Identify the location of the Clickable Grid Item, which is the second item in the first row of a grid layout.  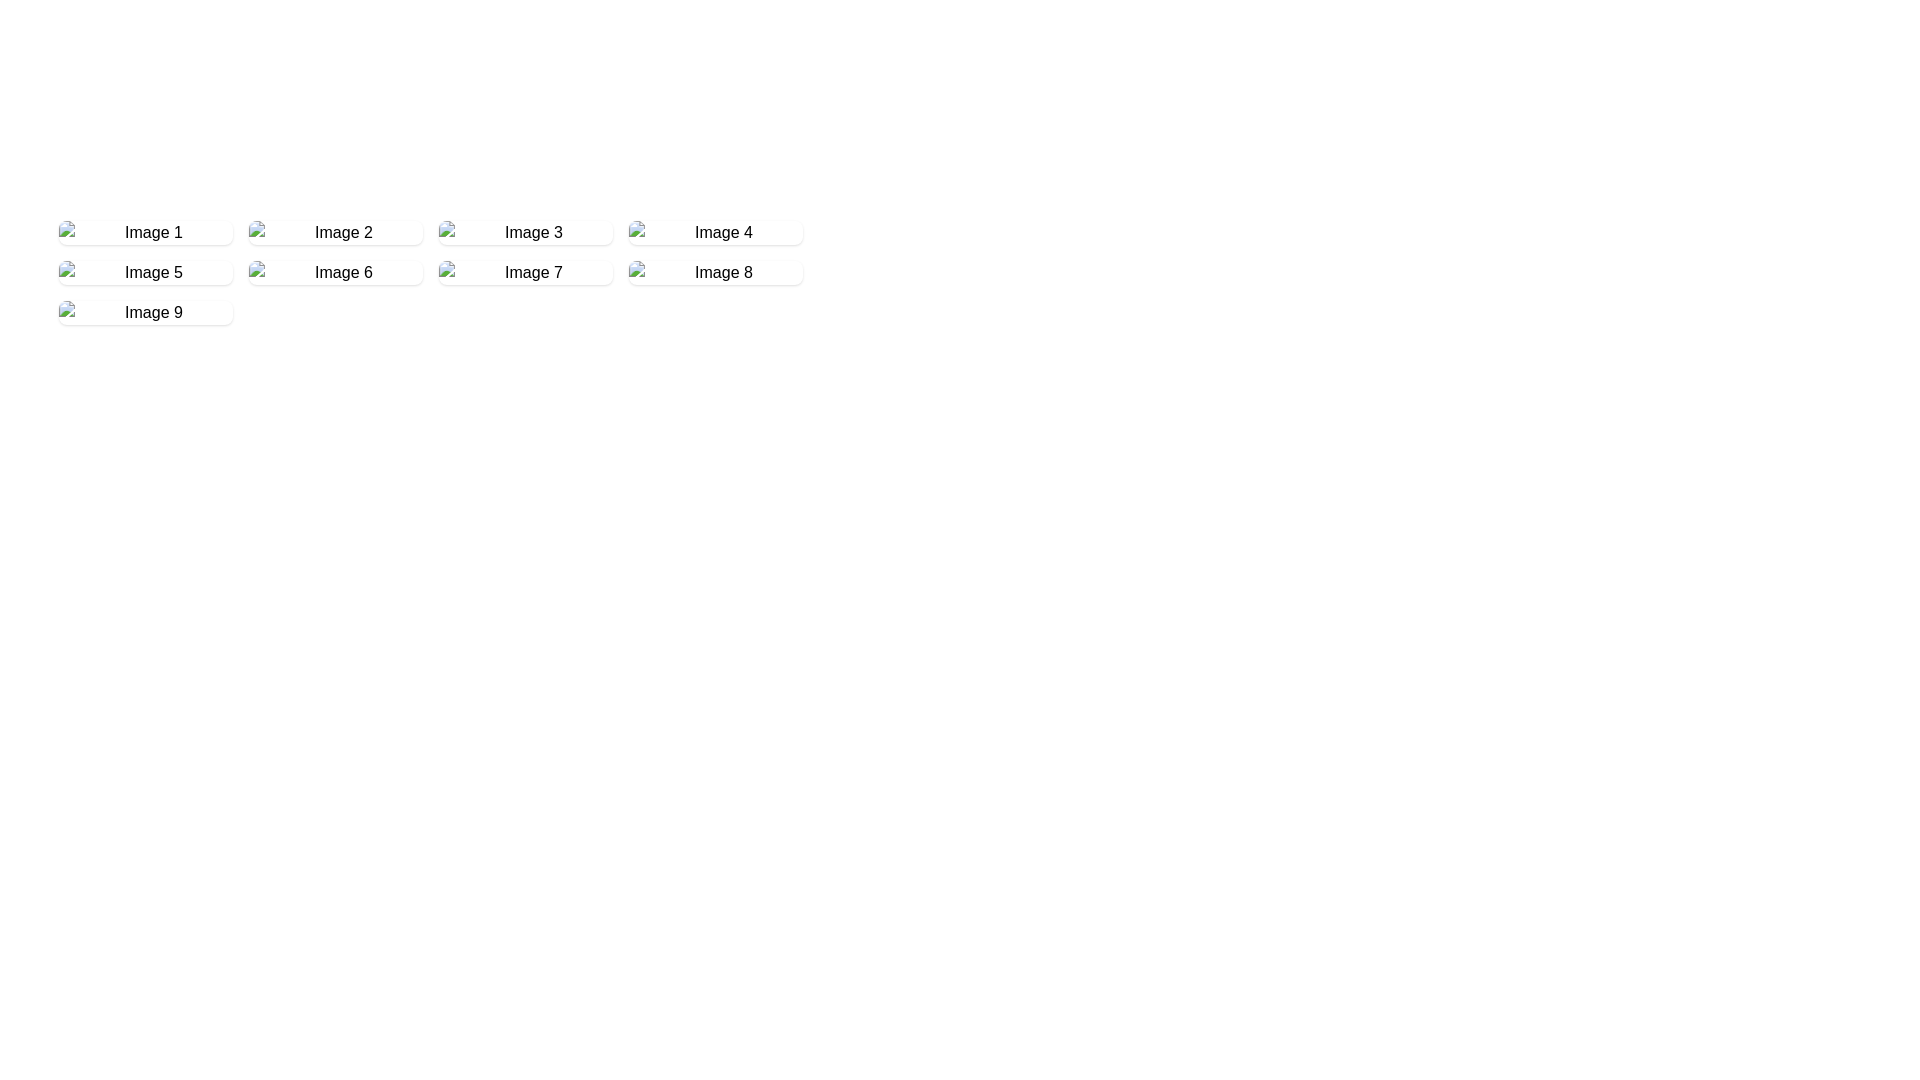
(336, 231).